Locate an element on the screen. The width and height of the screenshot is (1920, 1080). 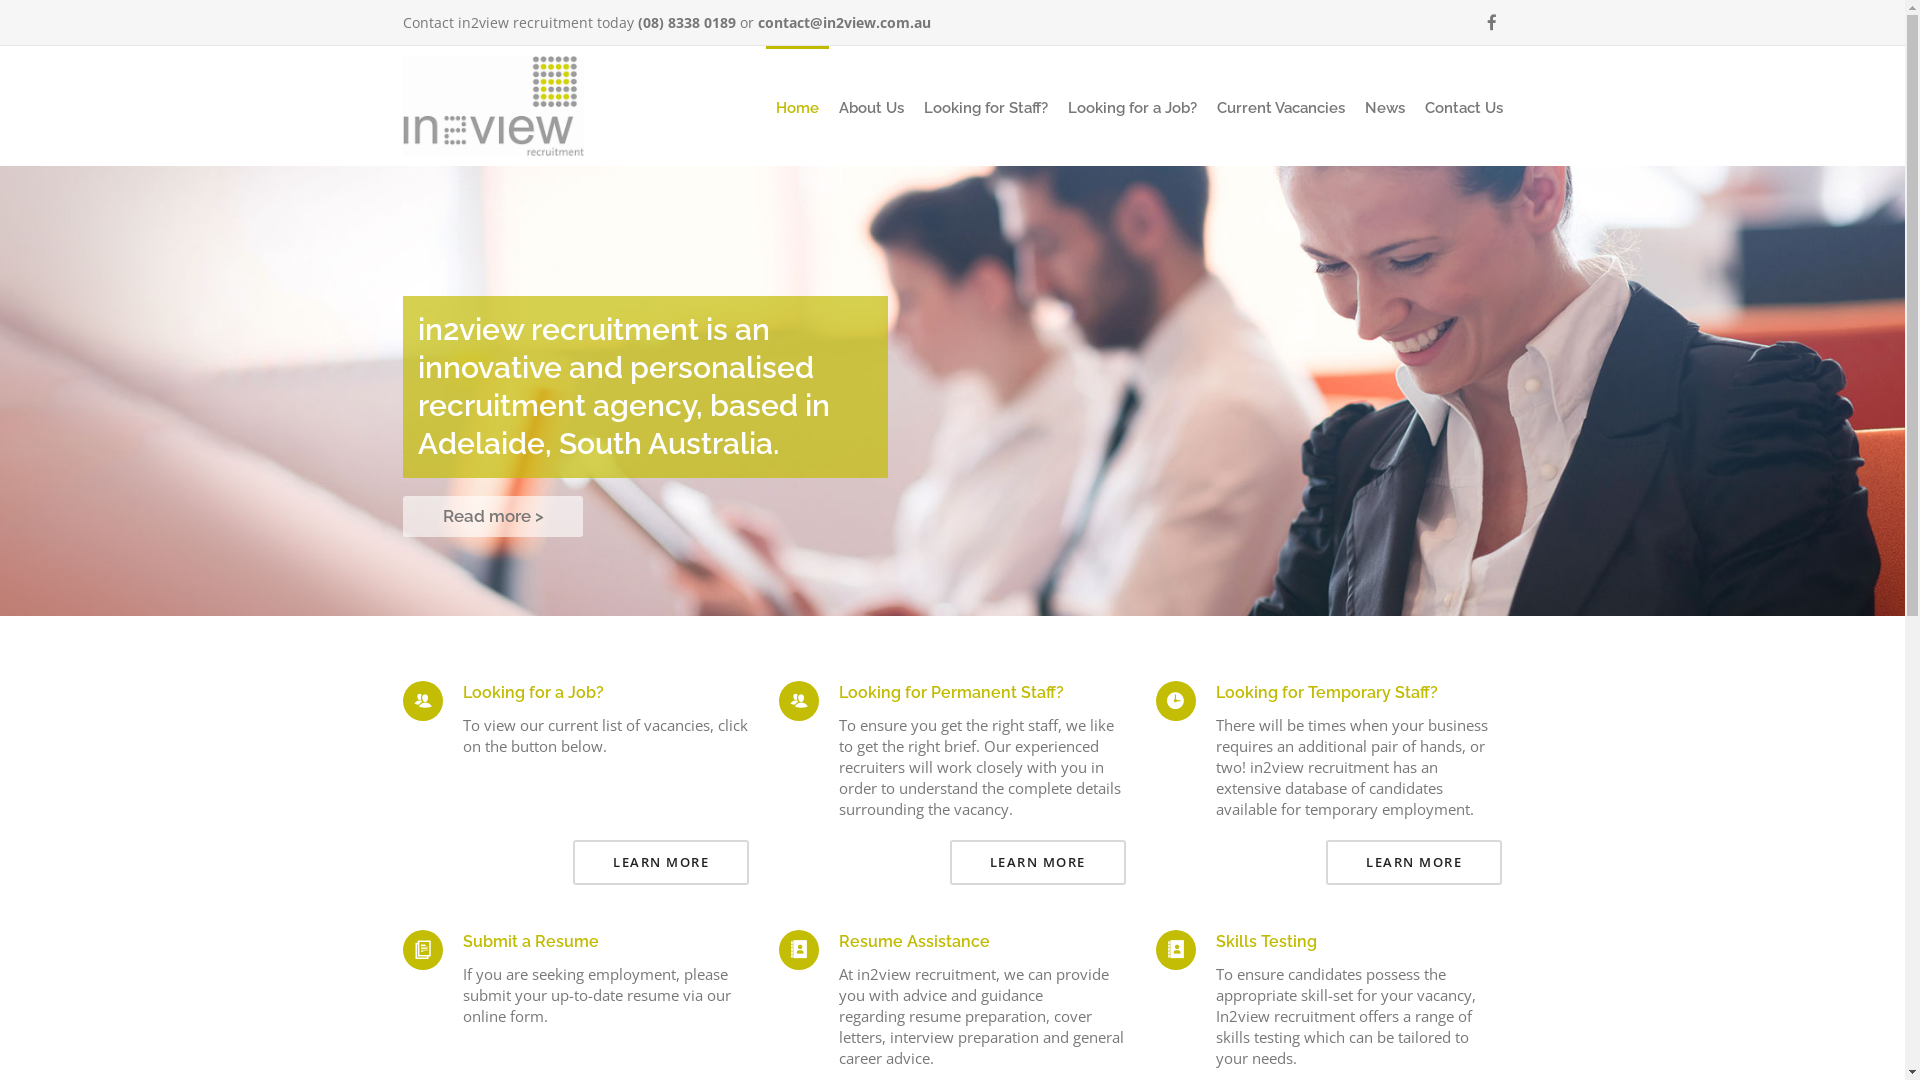
'Looking for Permanent Staff?' is located at coordinates (950, 691).